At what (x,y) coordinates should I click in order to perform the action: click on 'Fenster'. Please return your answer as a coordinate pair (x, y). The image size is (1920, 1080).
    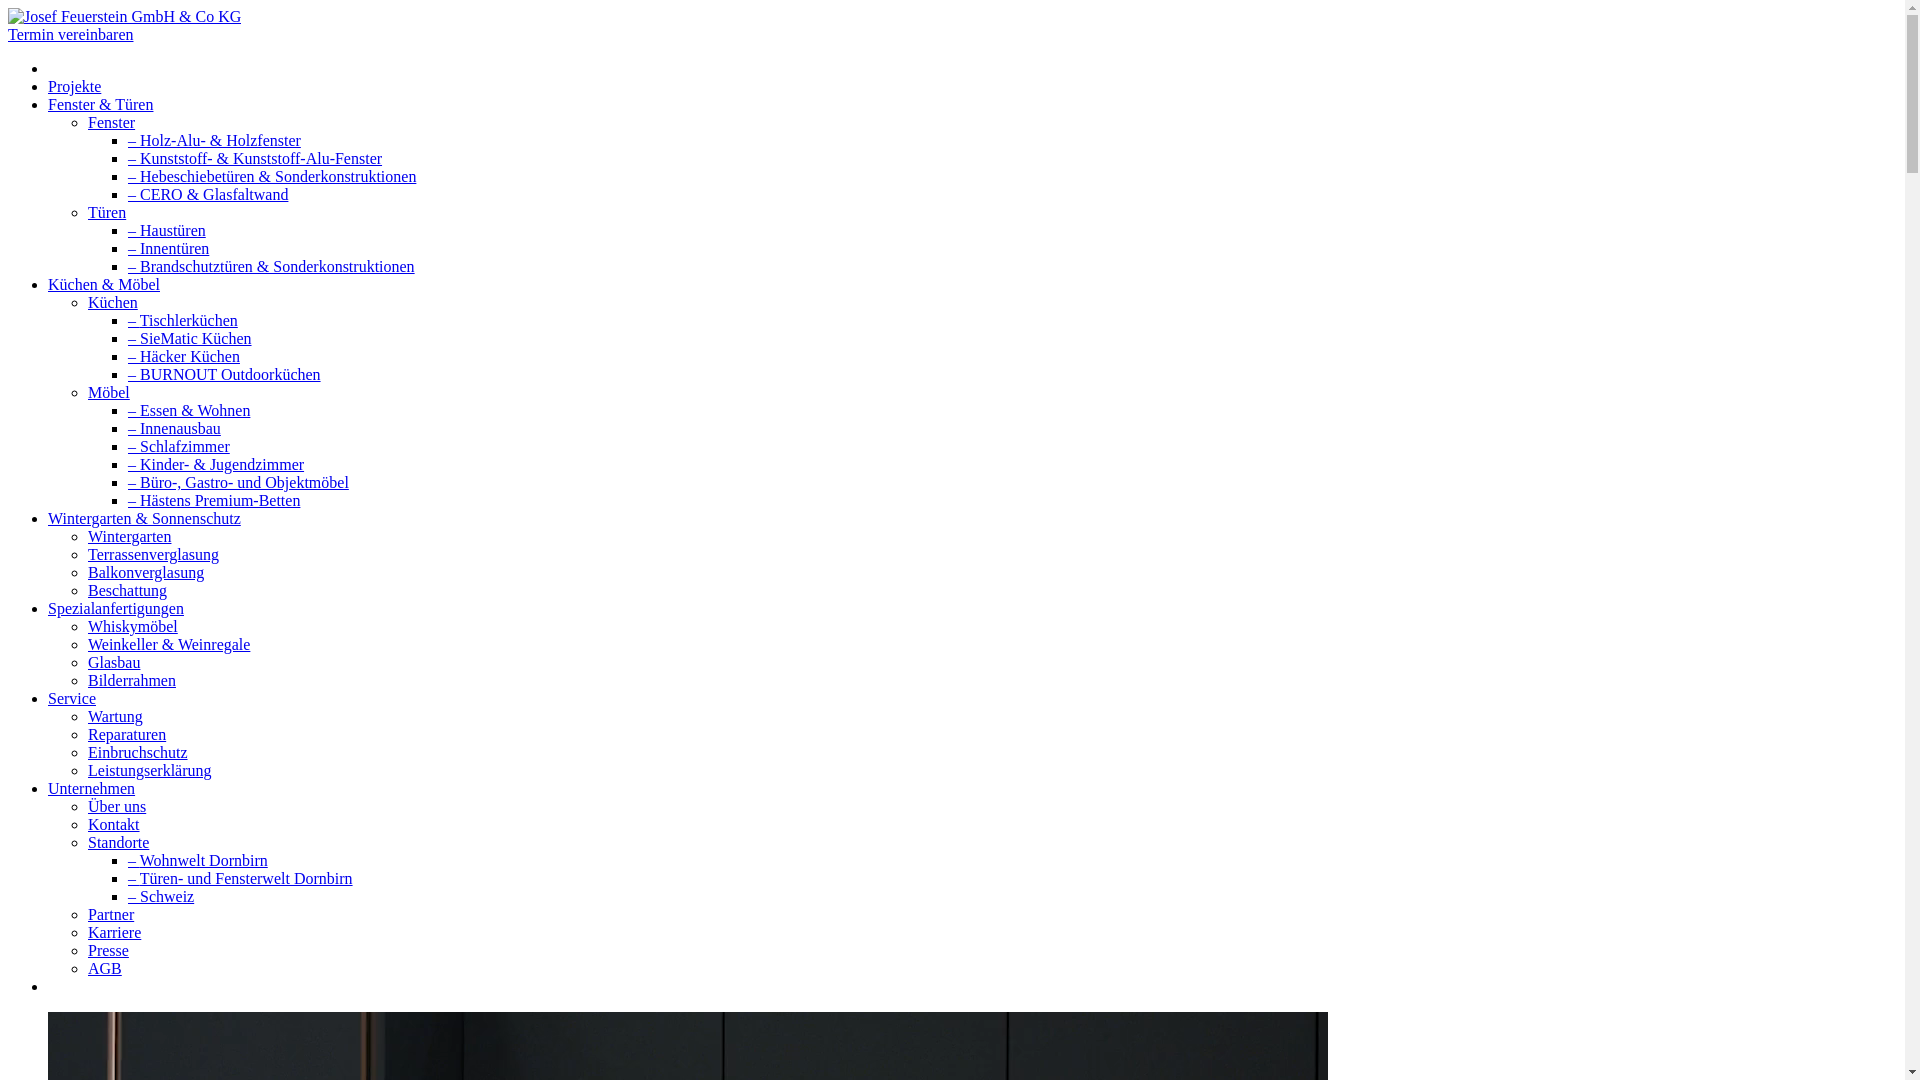
    Looking at the image, I should click on (110, 122).